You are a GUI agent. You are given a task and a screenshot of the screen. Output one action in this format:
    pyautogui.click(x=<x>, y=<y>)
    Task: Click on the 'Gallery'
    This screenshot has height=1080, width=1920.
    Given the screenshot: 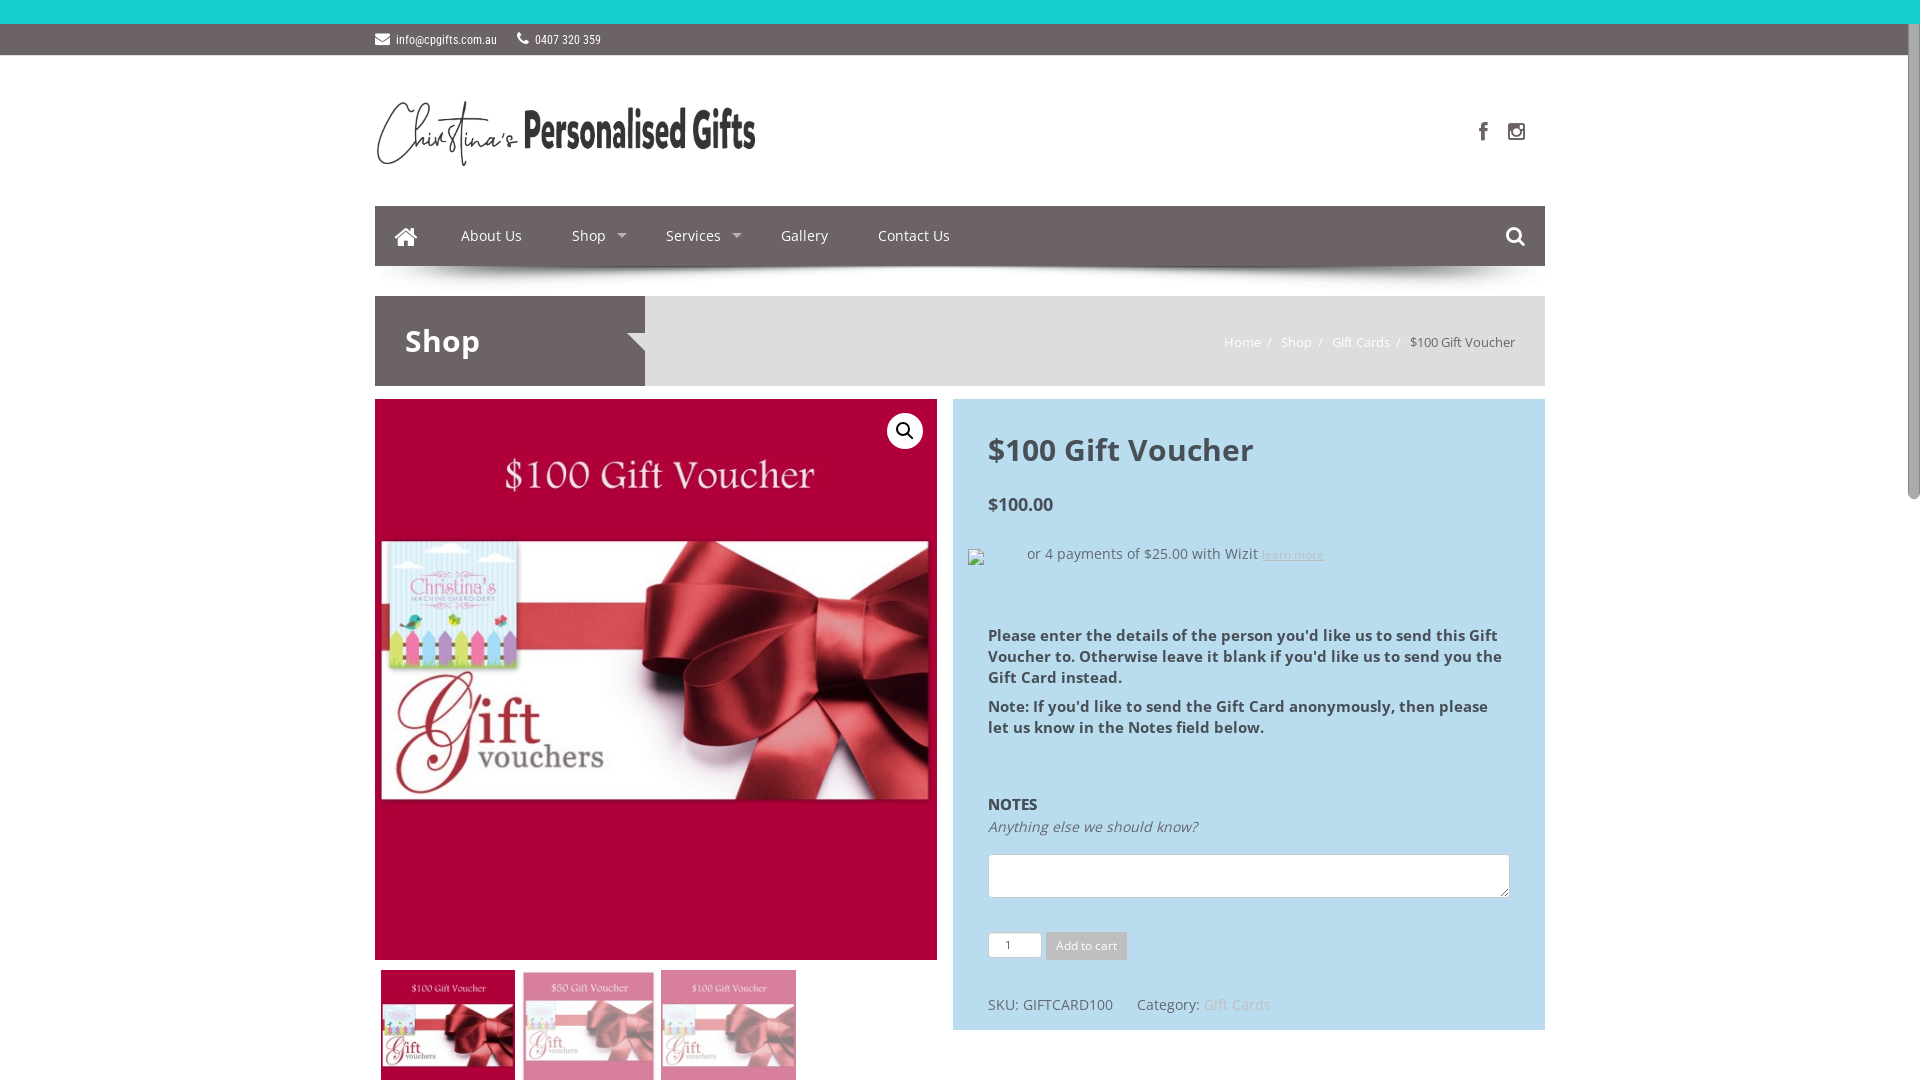 What is the action you would take?
    pyautogui.click(x=754, y=234)
    